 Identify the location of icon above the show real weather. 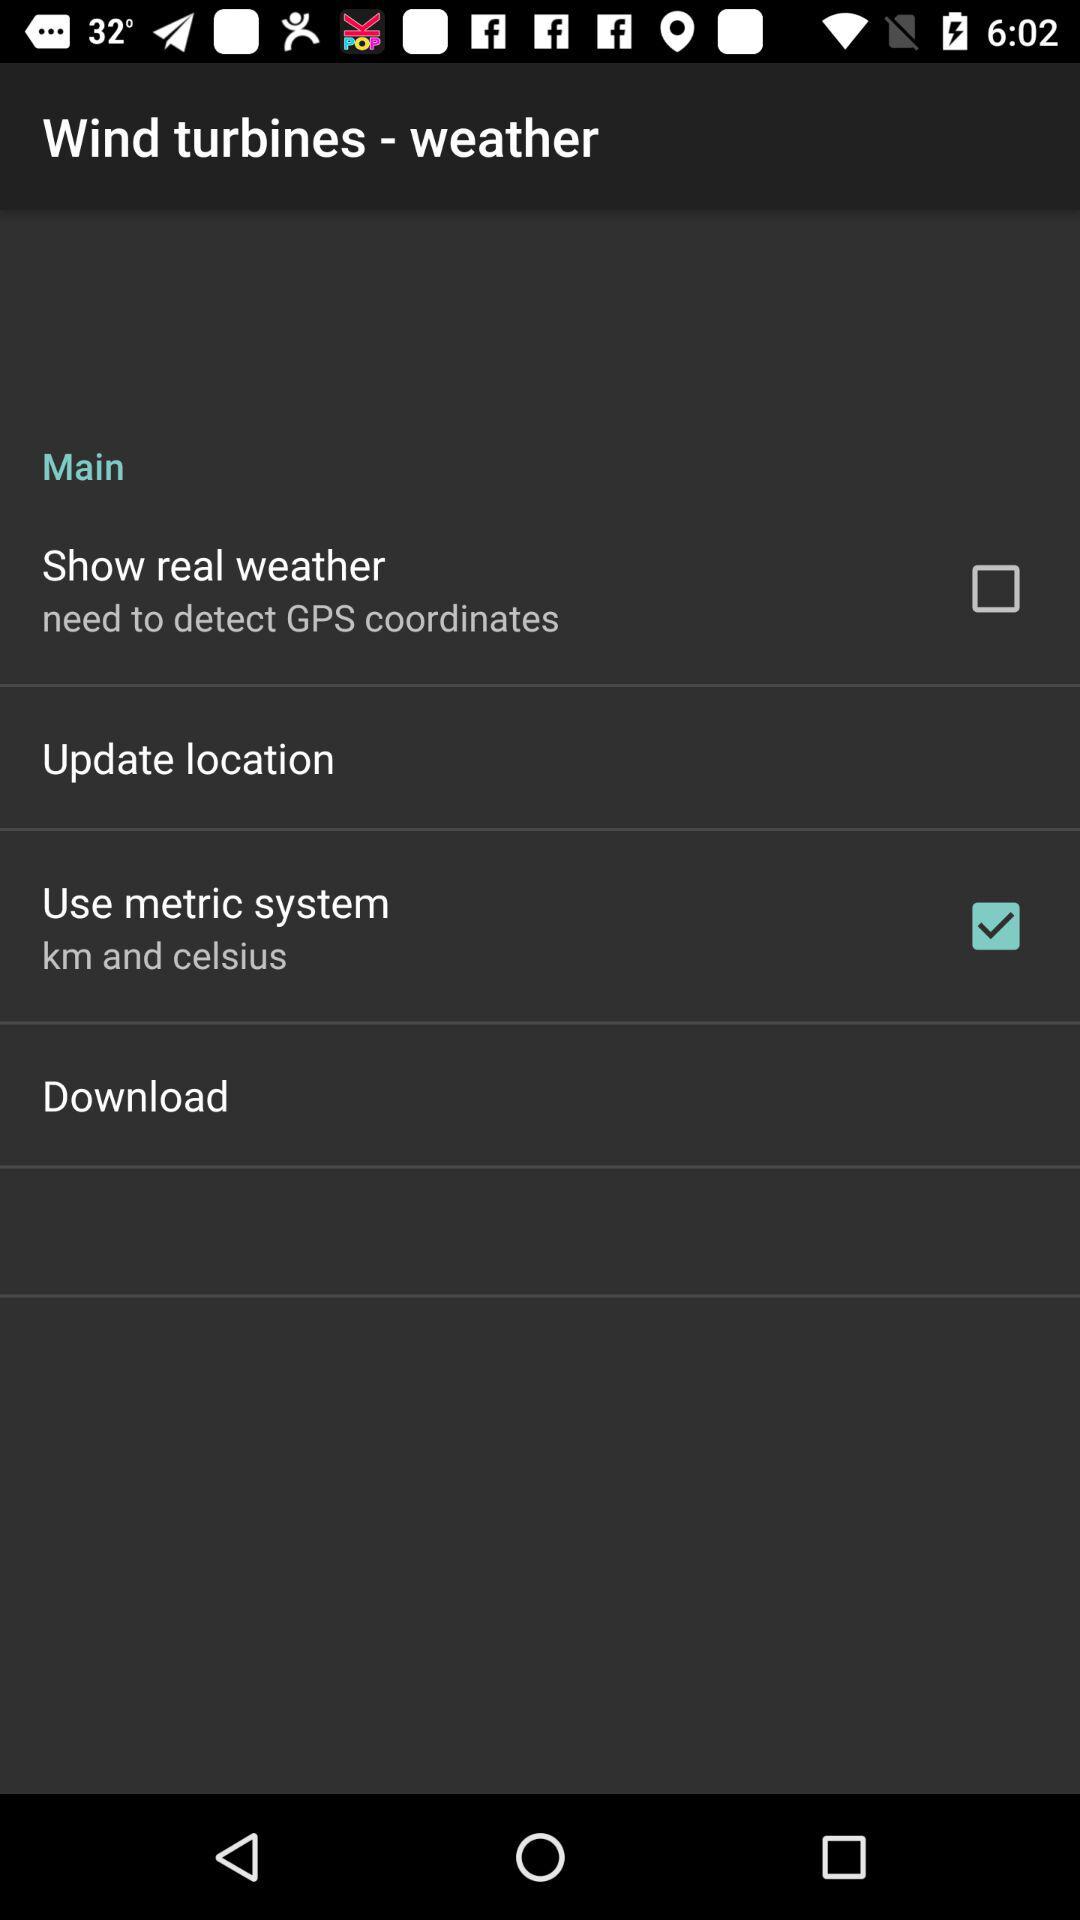
(540, 443).